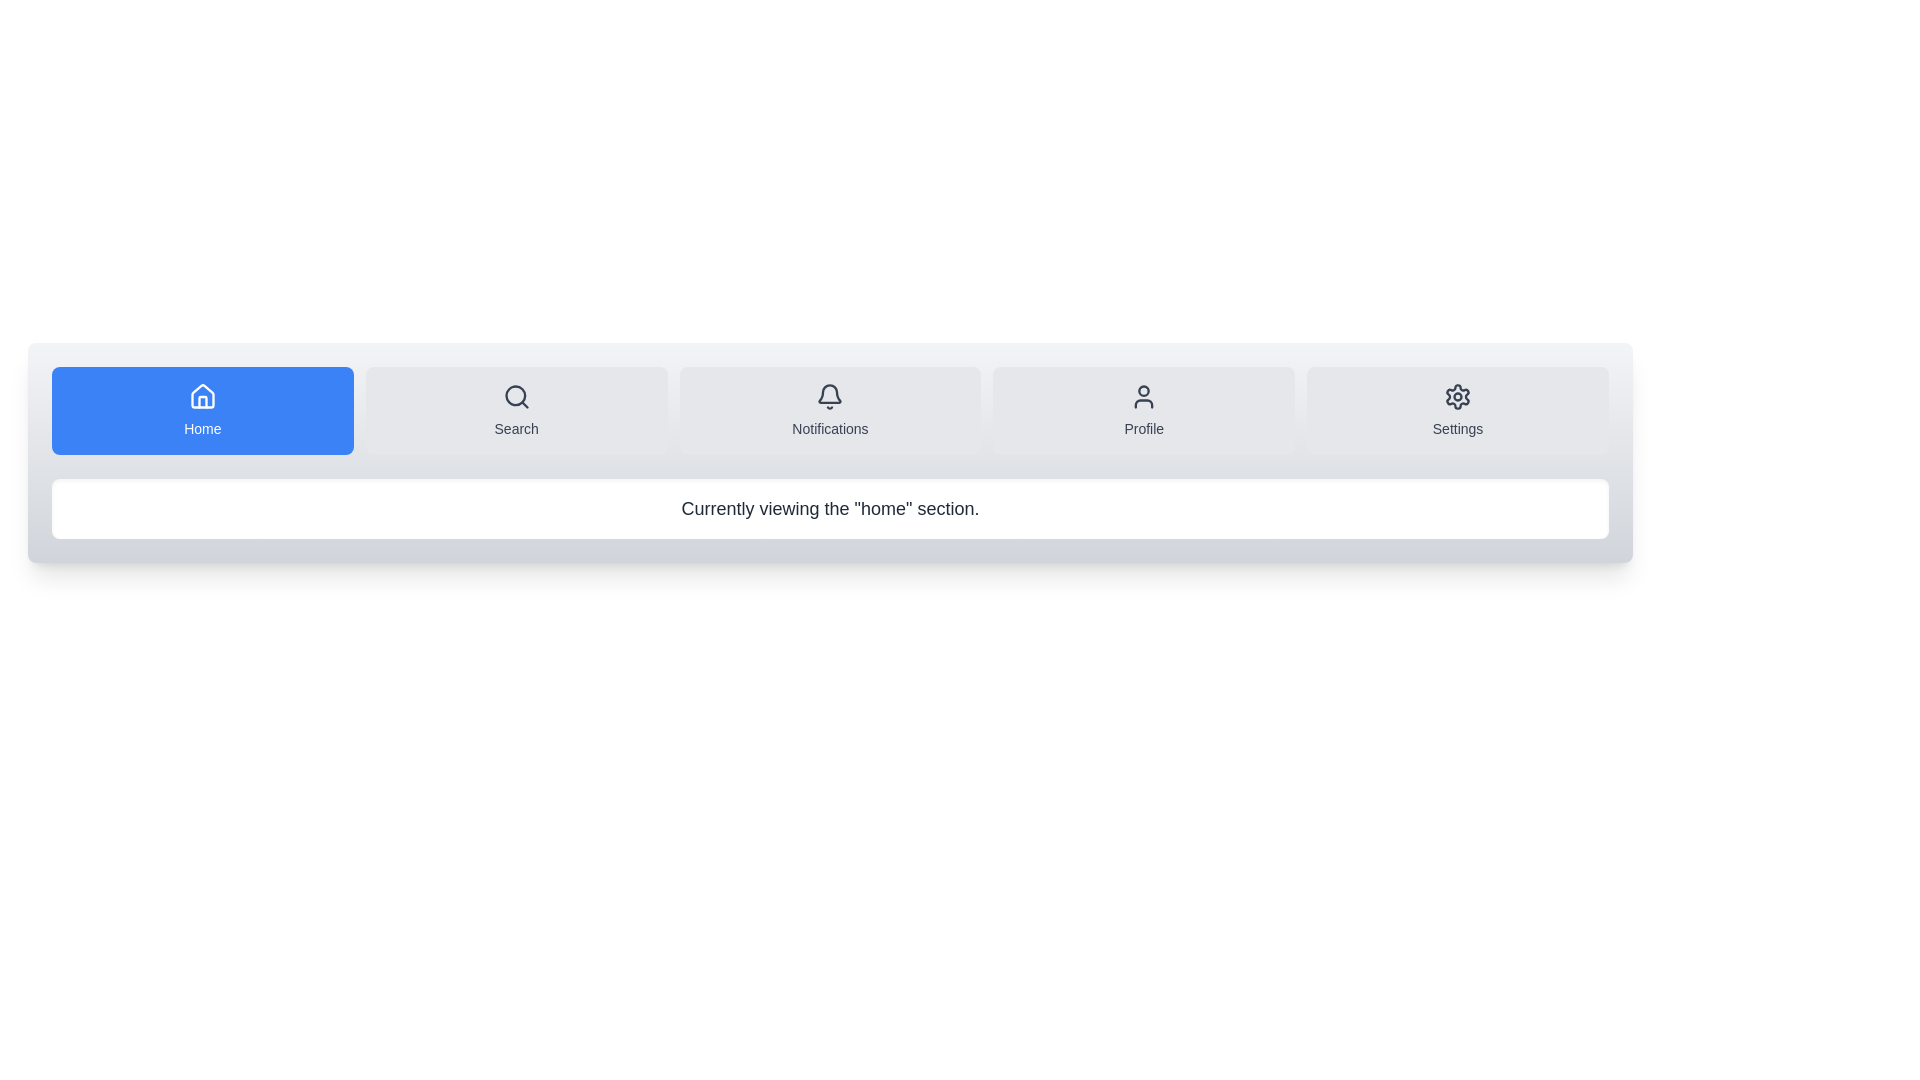 Image resolution: width=1920 pixels, height=1080 pixels. Describe the element at coordinates (1144, 391) in the screenshot. I see `the graphical indicator circle that represents the notification count for the profile icon located in the navigation bar near the center-right section` at that location.